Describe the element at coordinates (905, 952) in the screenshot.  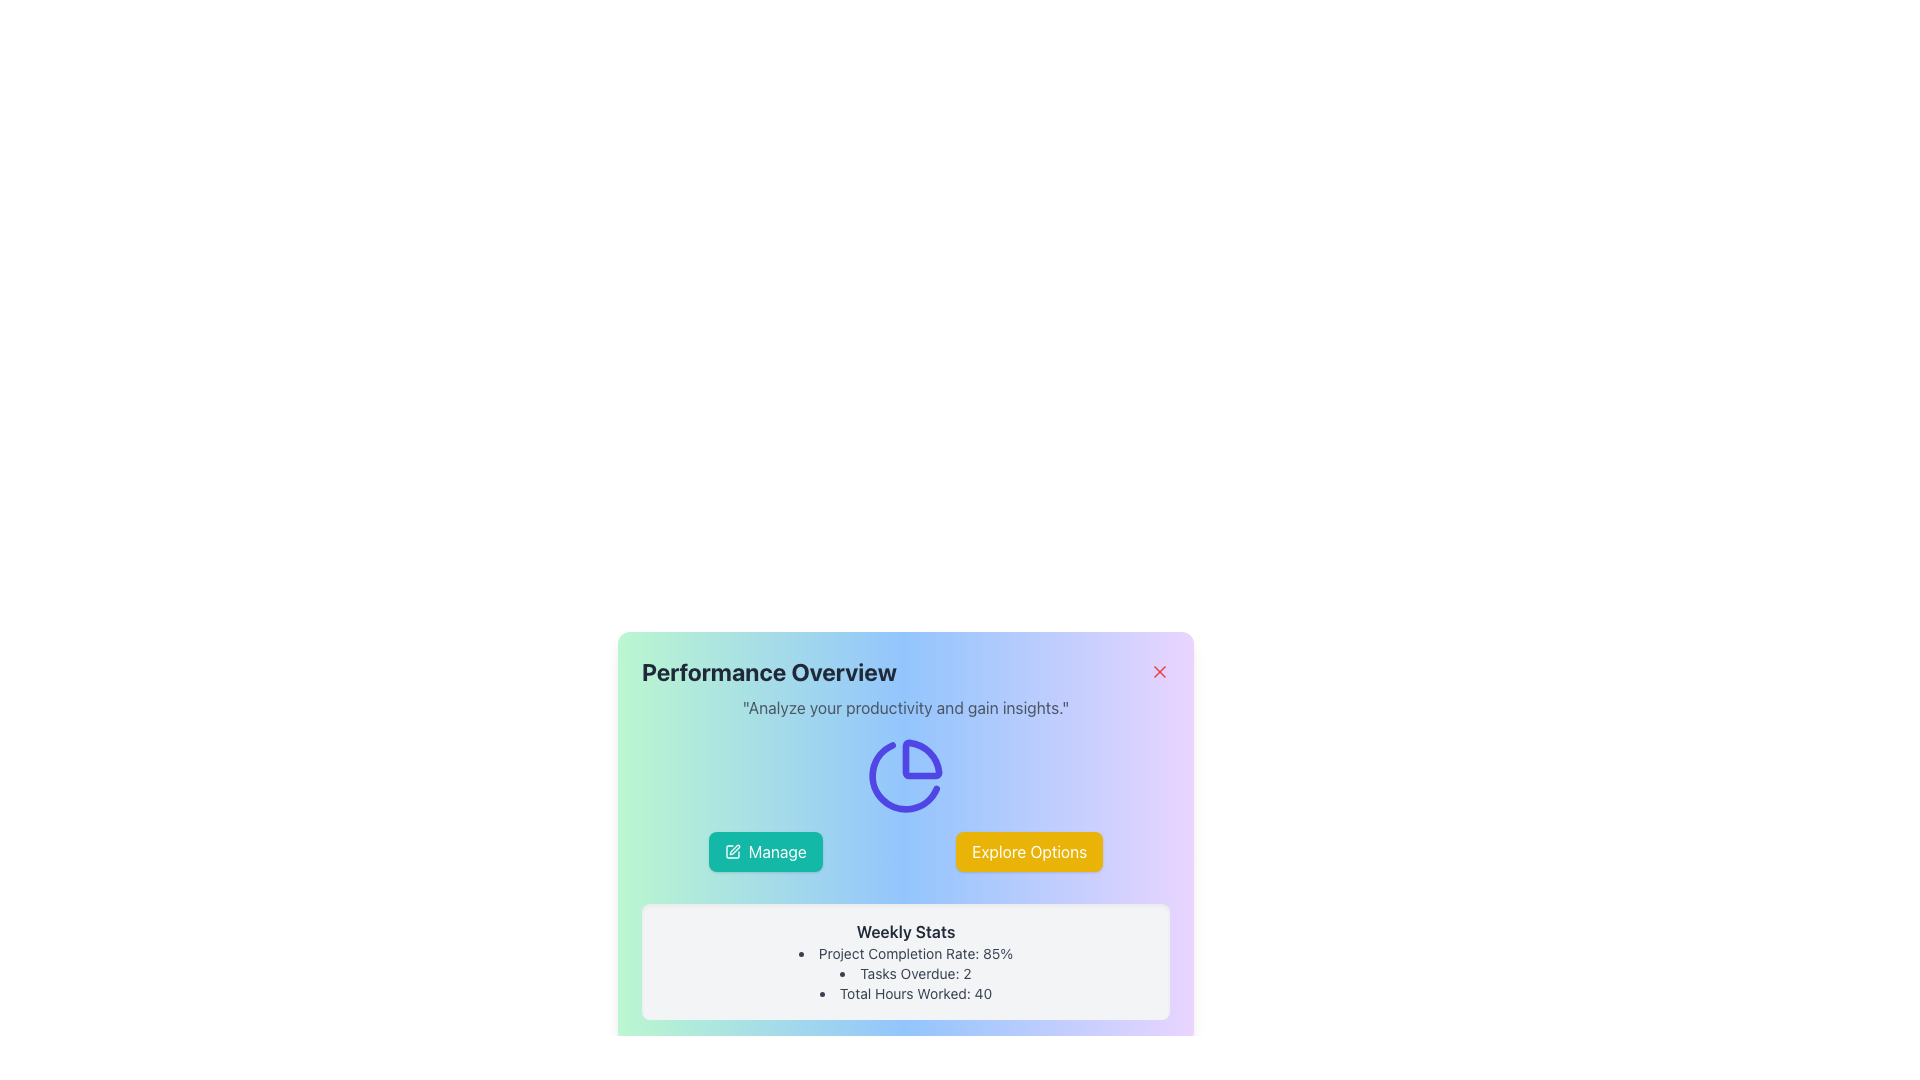
I see `text item displaying 'Project Completion Rate: 85%' located at the top of the 'Weekly Stats' section` at that location.